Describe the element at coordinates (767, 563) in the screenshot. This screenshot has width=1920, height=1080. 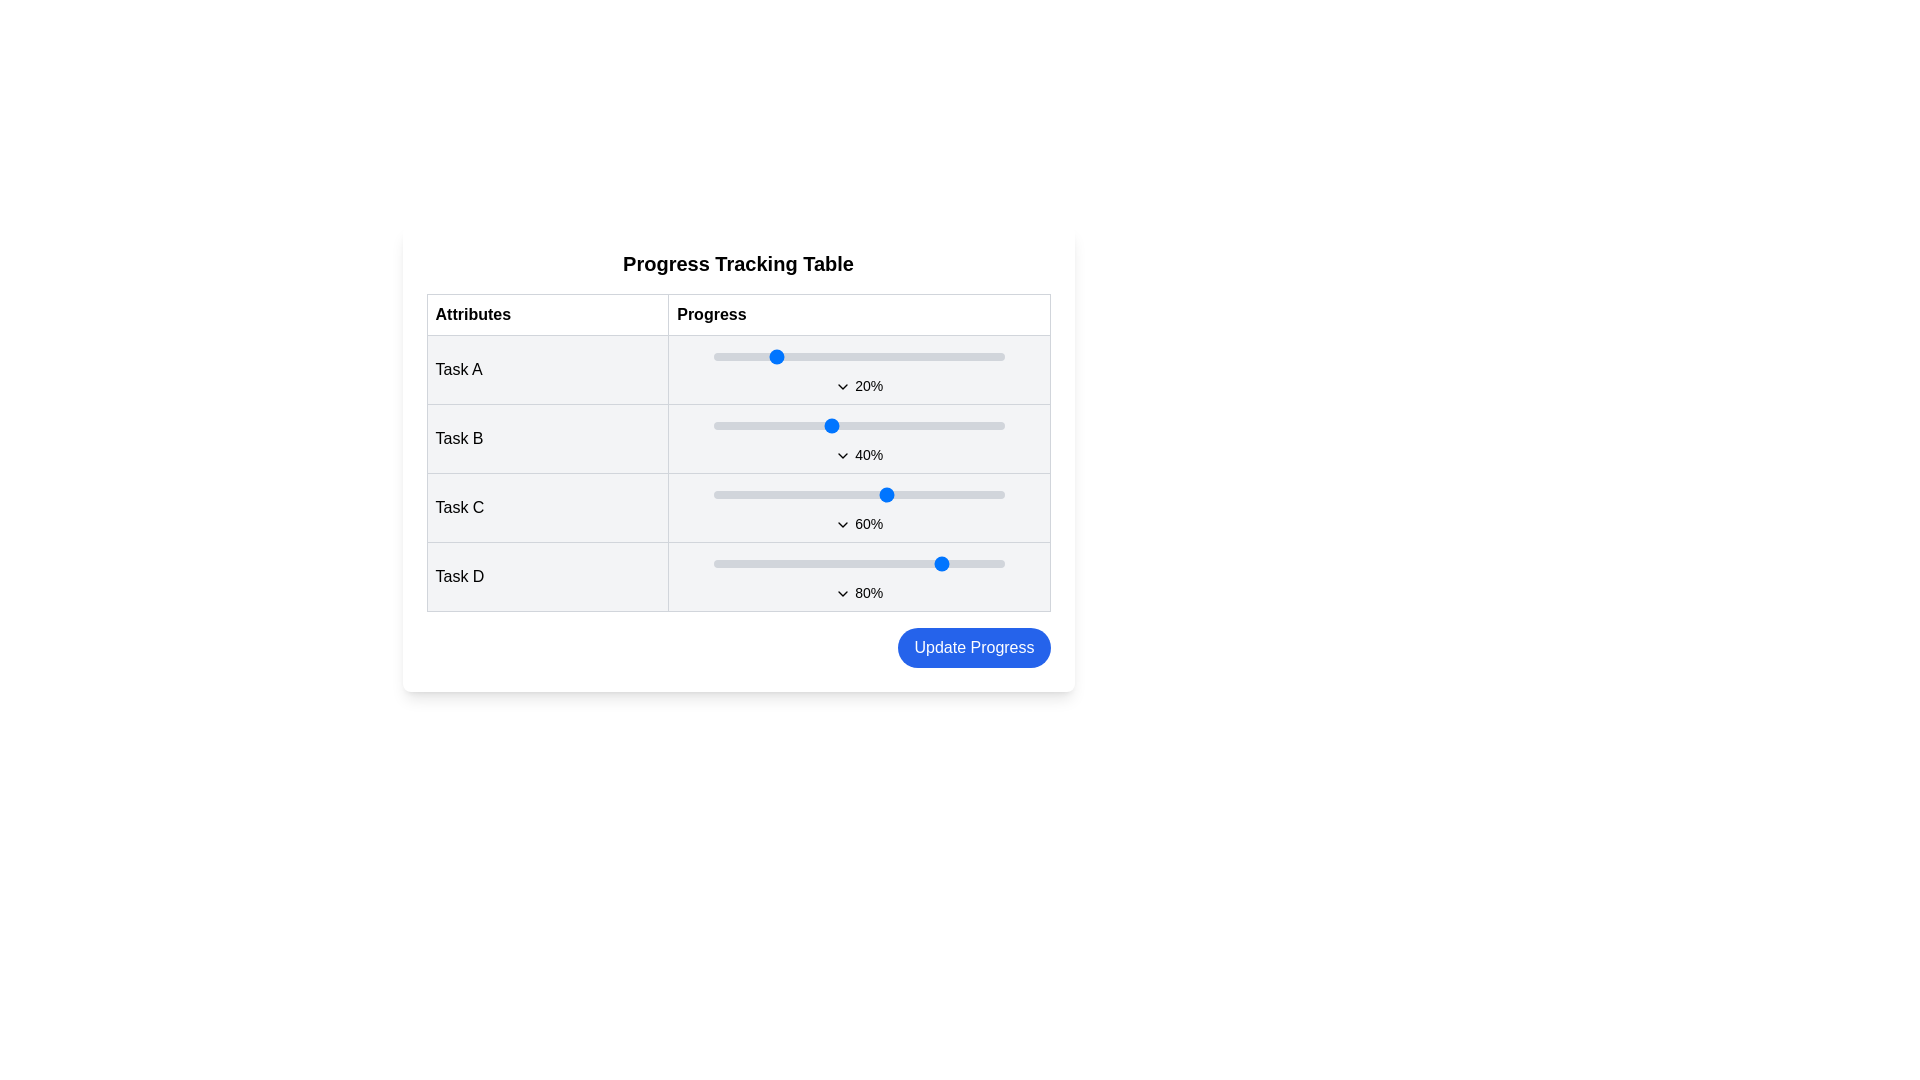
I see `task progress` at that location.